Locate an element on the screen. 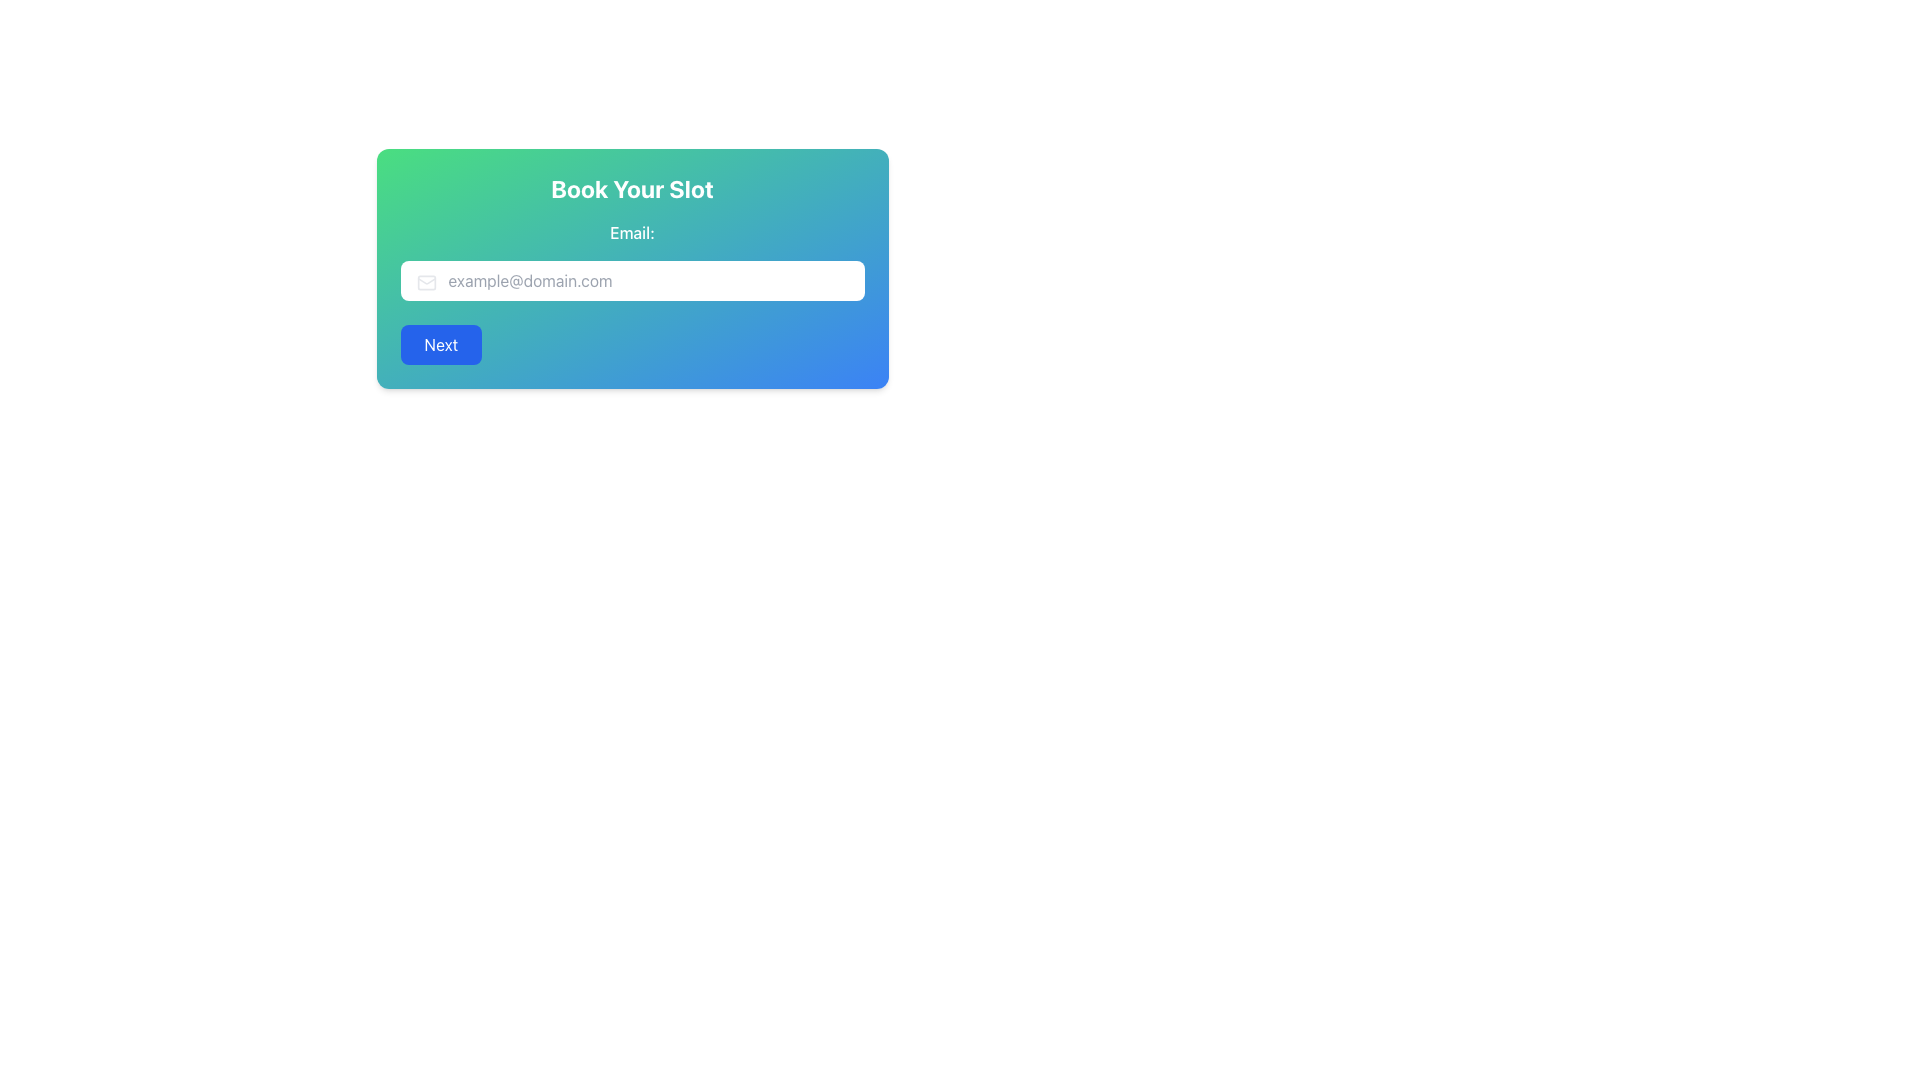 The image size is (1920, 1080). the Static Text element that serves as the title or main instruction for the section, located at the top-center of the interface just above the email input field and 'Next' button is located at coordinates (631, 189).